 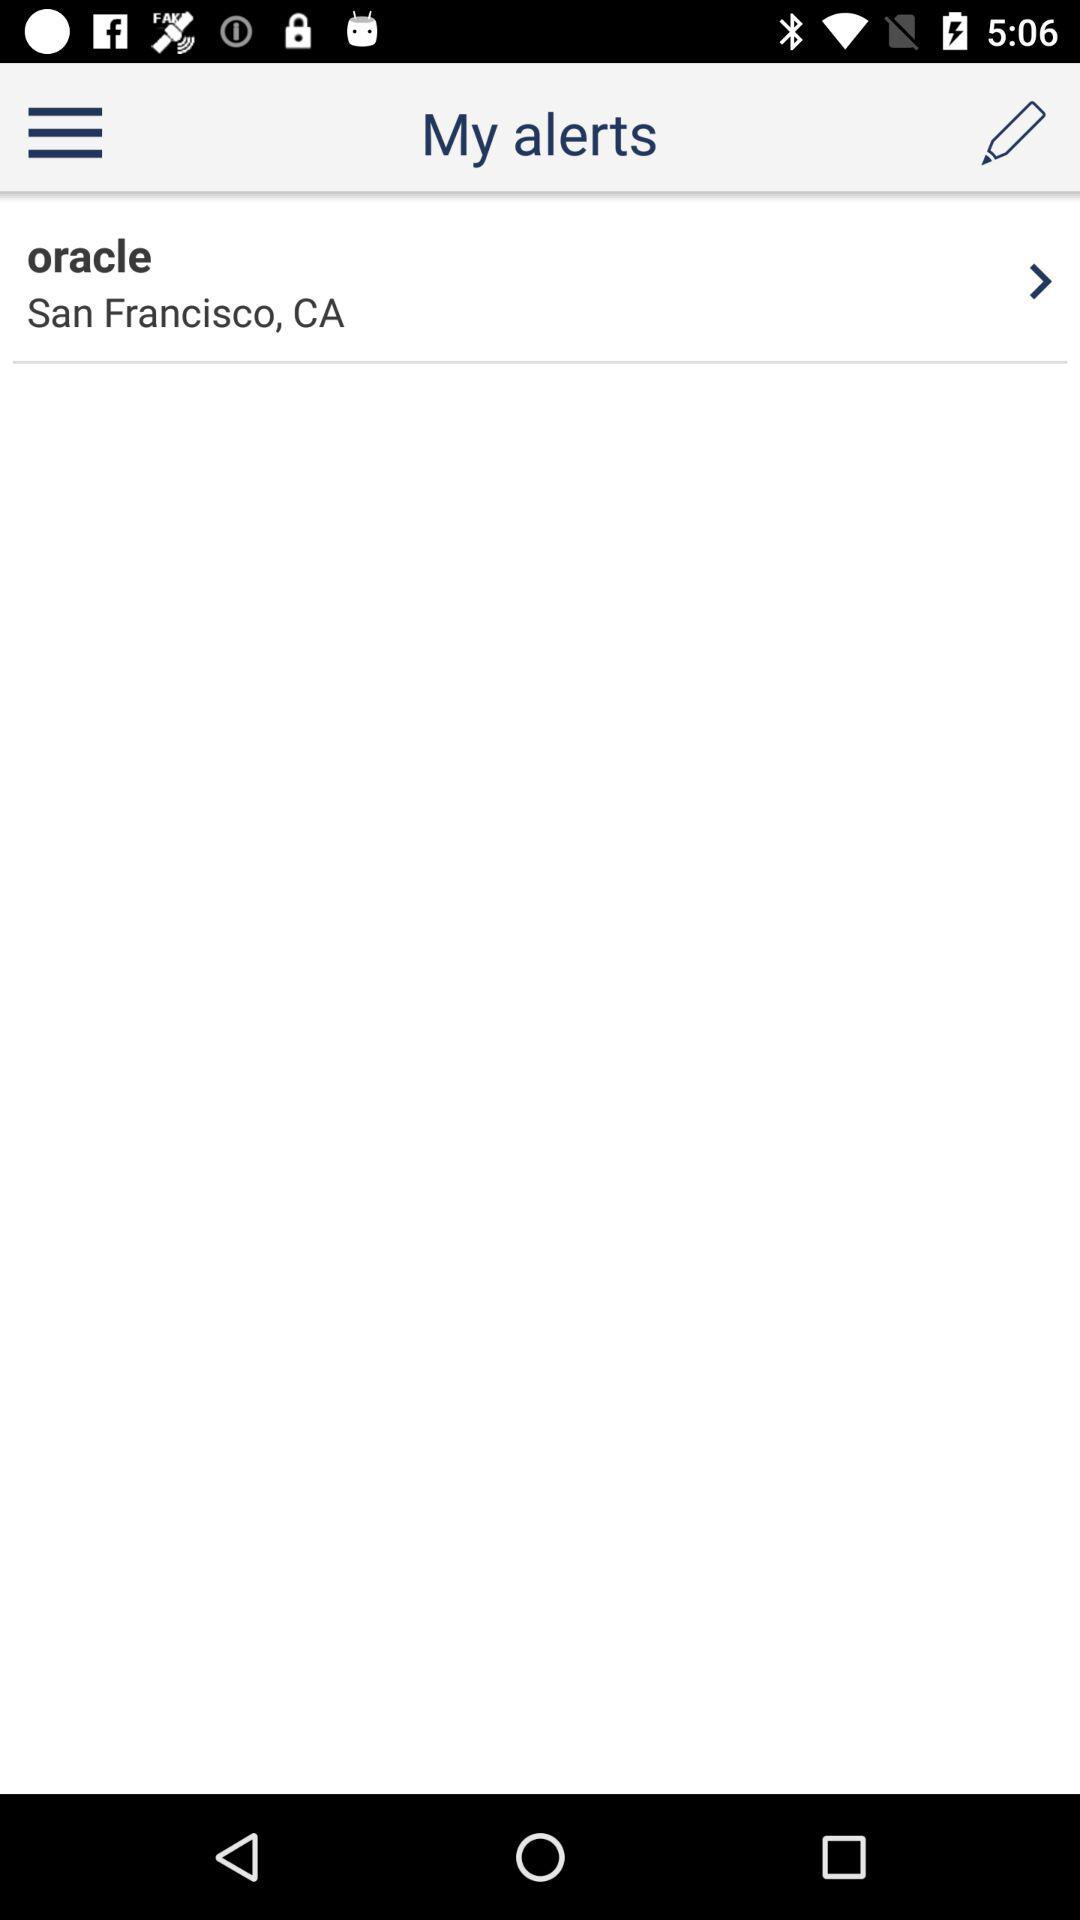 I want to click on the app next to the 4 item, so click(x=185, y=310).